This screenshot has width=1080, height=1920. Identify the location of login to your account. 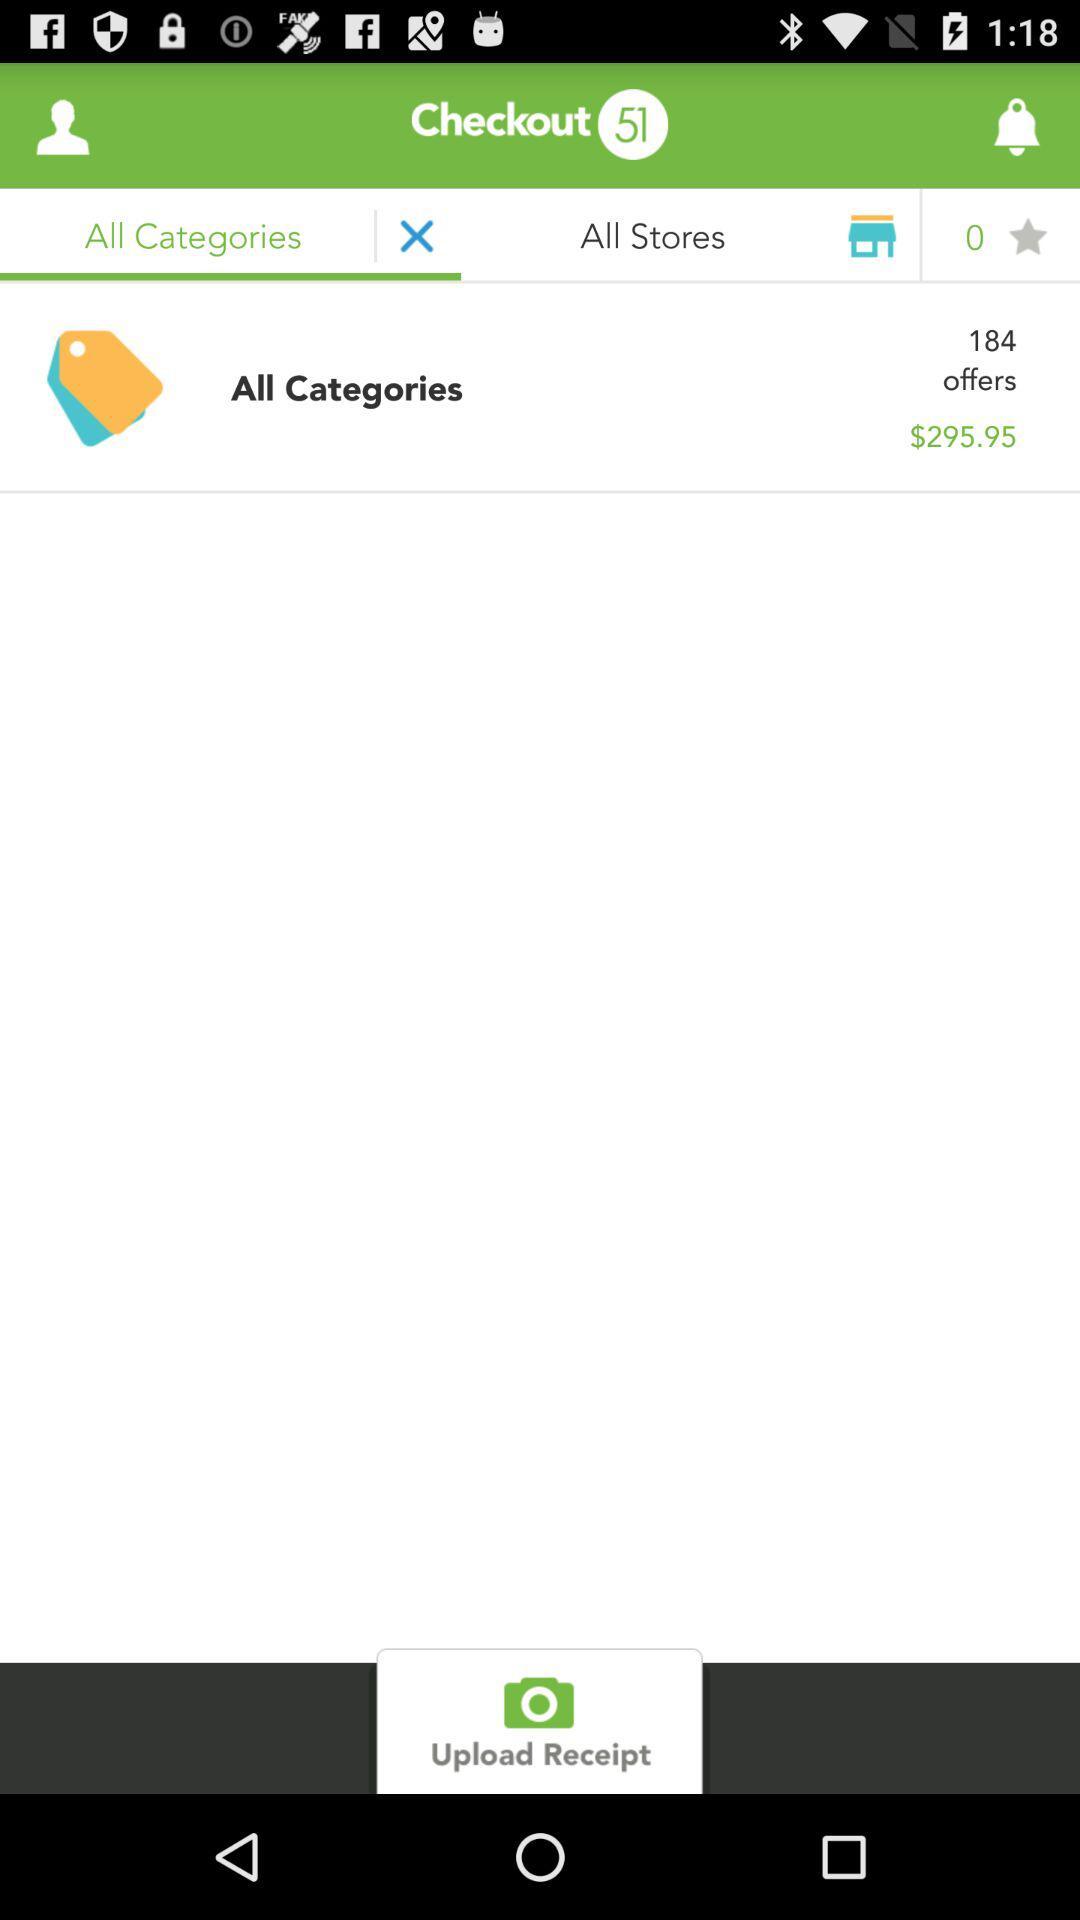
(61, 124).